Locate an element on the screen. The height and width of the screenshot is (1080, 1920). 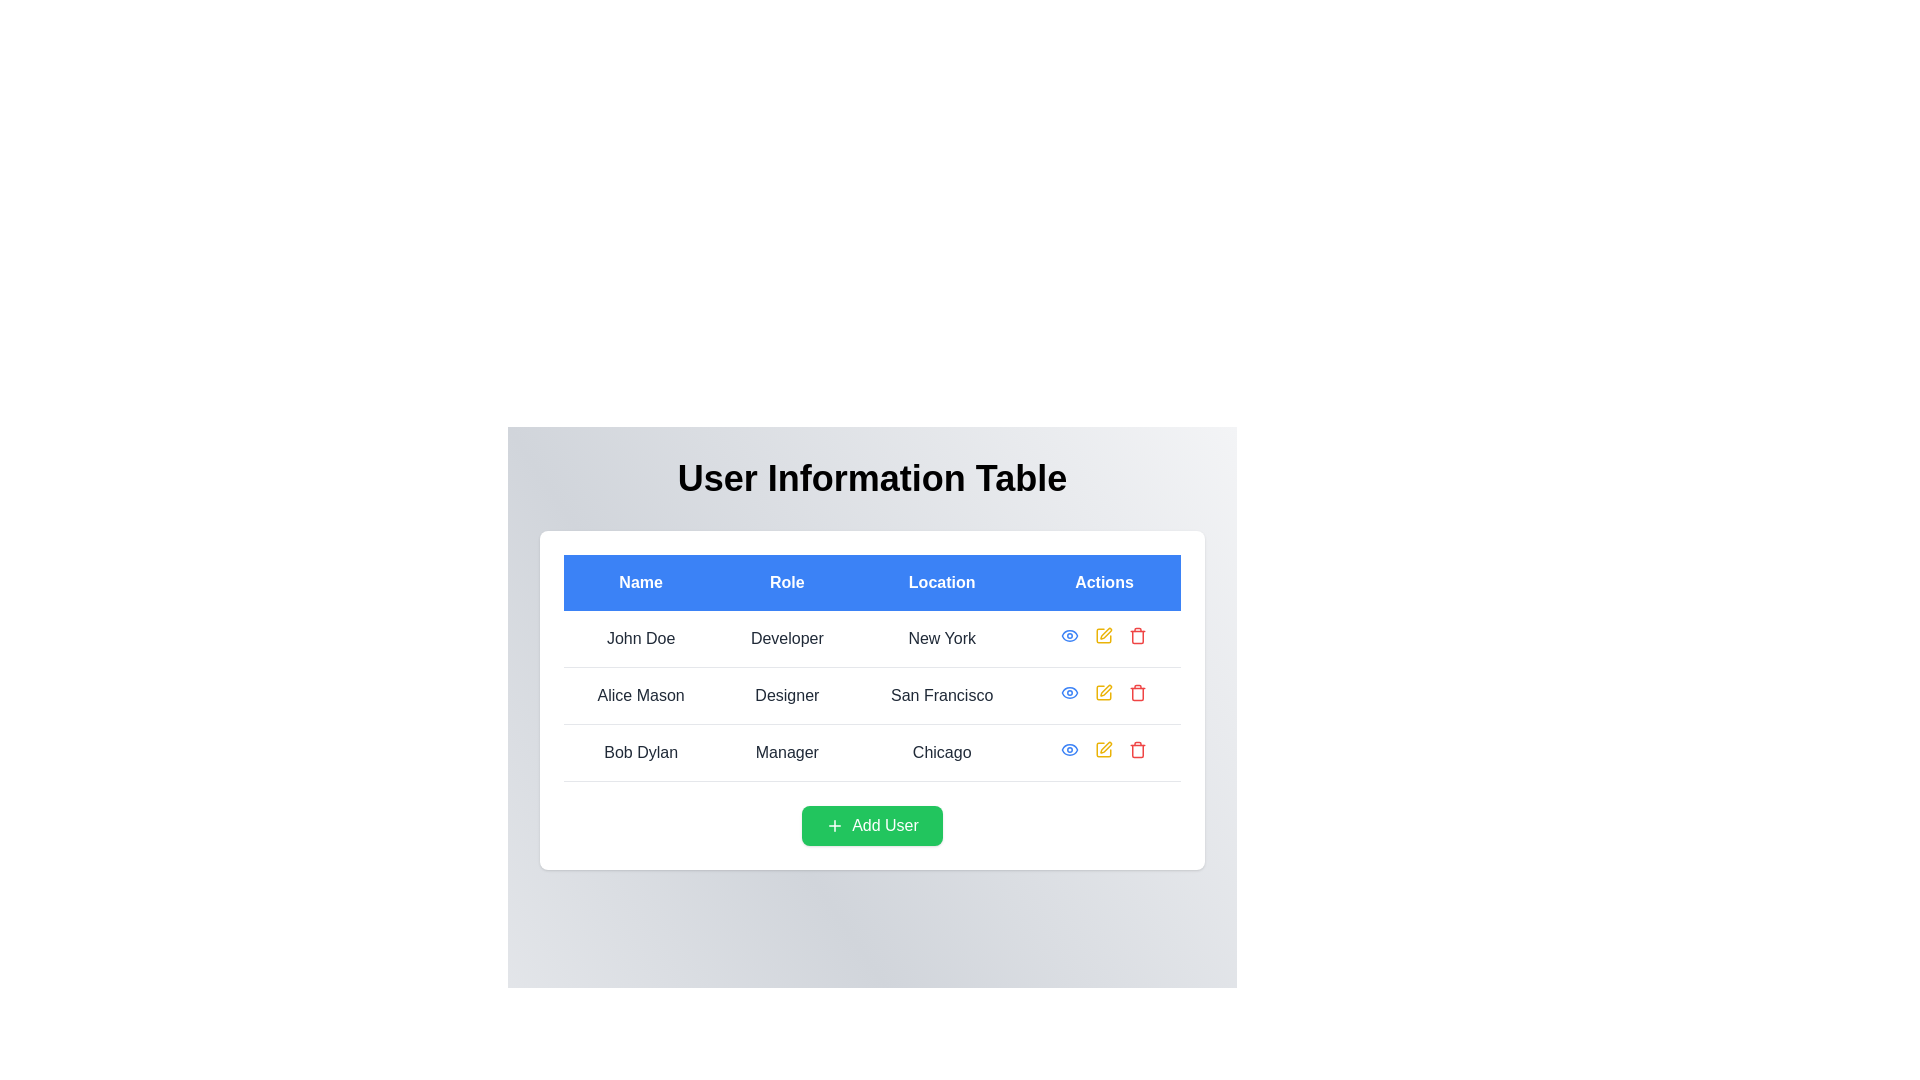
the 'Alice Mason' text label located in the first column of the second row of the user information table is located at coordinates (641, 694).